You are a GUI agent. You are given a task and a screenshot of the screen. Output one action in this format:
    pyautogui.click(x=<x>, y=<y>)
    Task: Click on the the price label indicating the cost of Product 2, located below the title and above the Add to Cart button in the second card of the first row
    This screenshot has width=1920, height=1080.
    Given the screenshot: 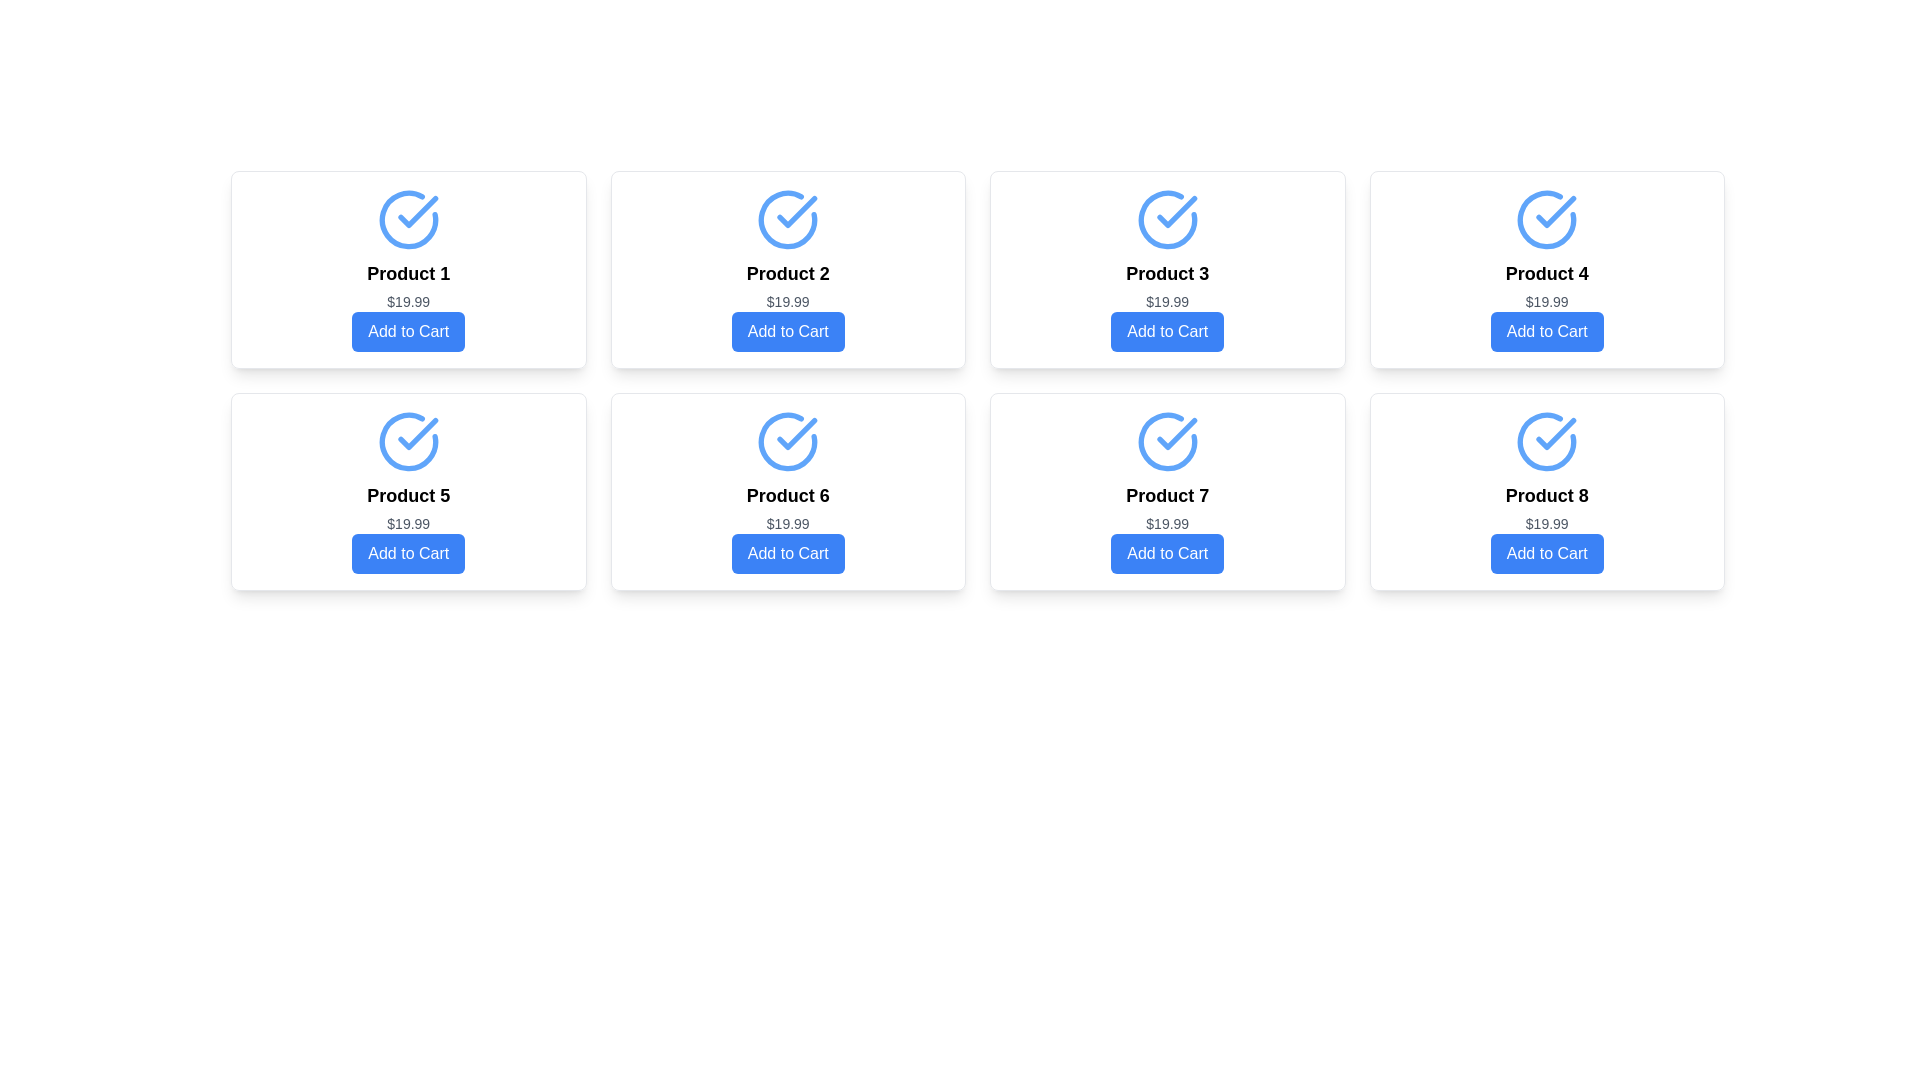 What is the action you would take?
    pyautogui.click(x=787, y=301)
    